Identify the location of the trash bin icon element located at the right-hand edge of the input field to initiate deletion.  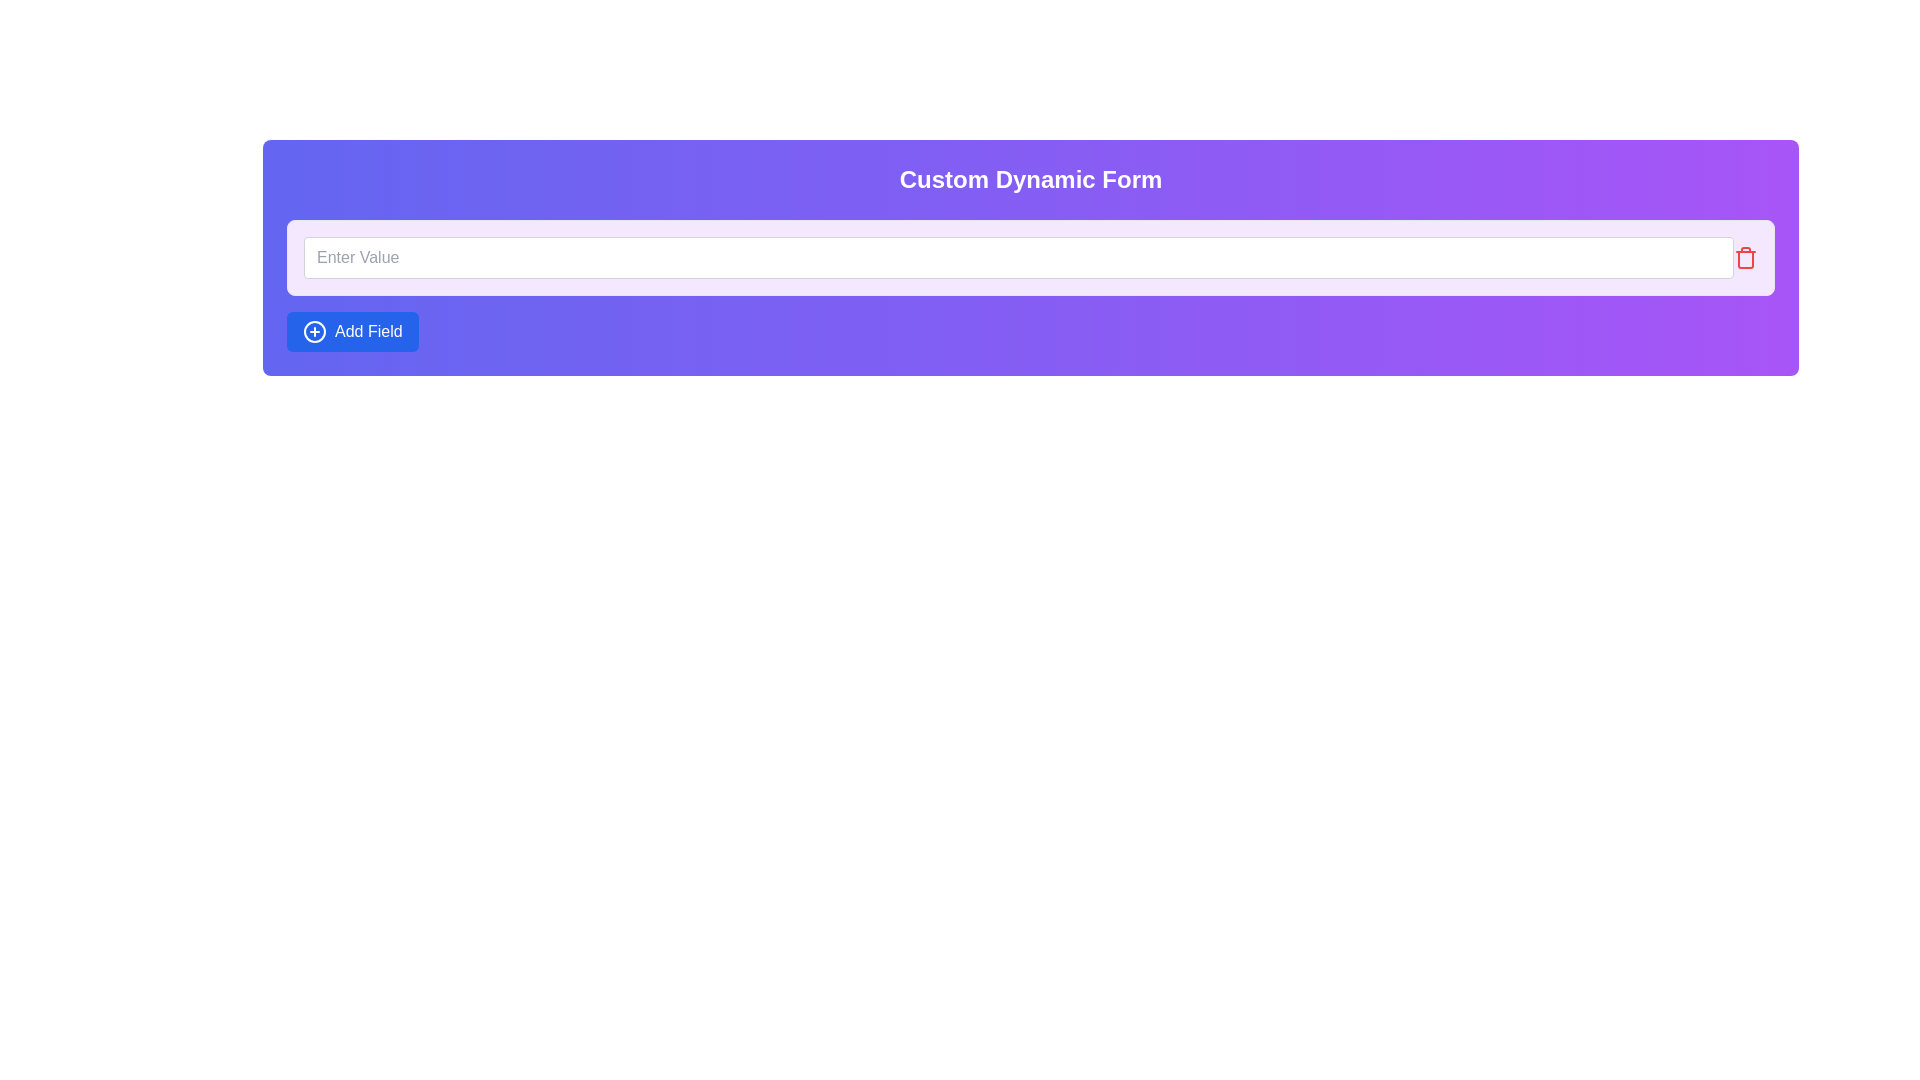
(1745, 258).